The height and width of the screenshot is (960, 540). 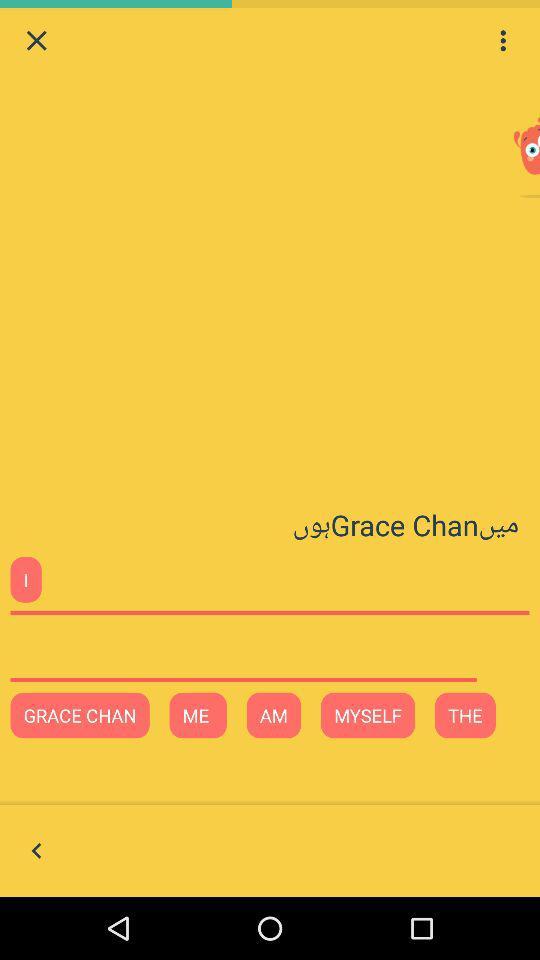 I want to click on the more icon, so click(x=502, y=42).